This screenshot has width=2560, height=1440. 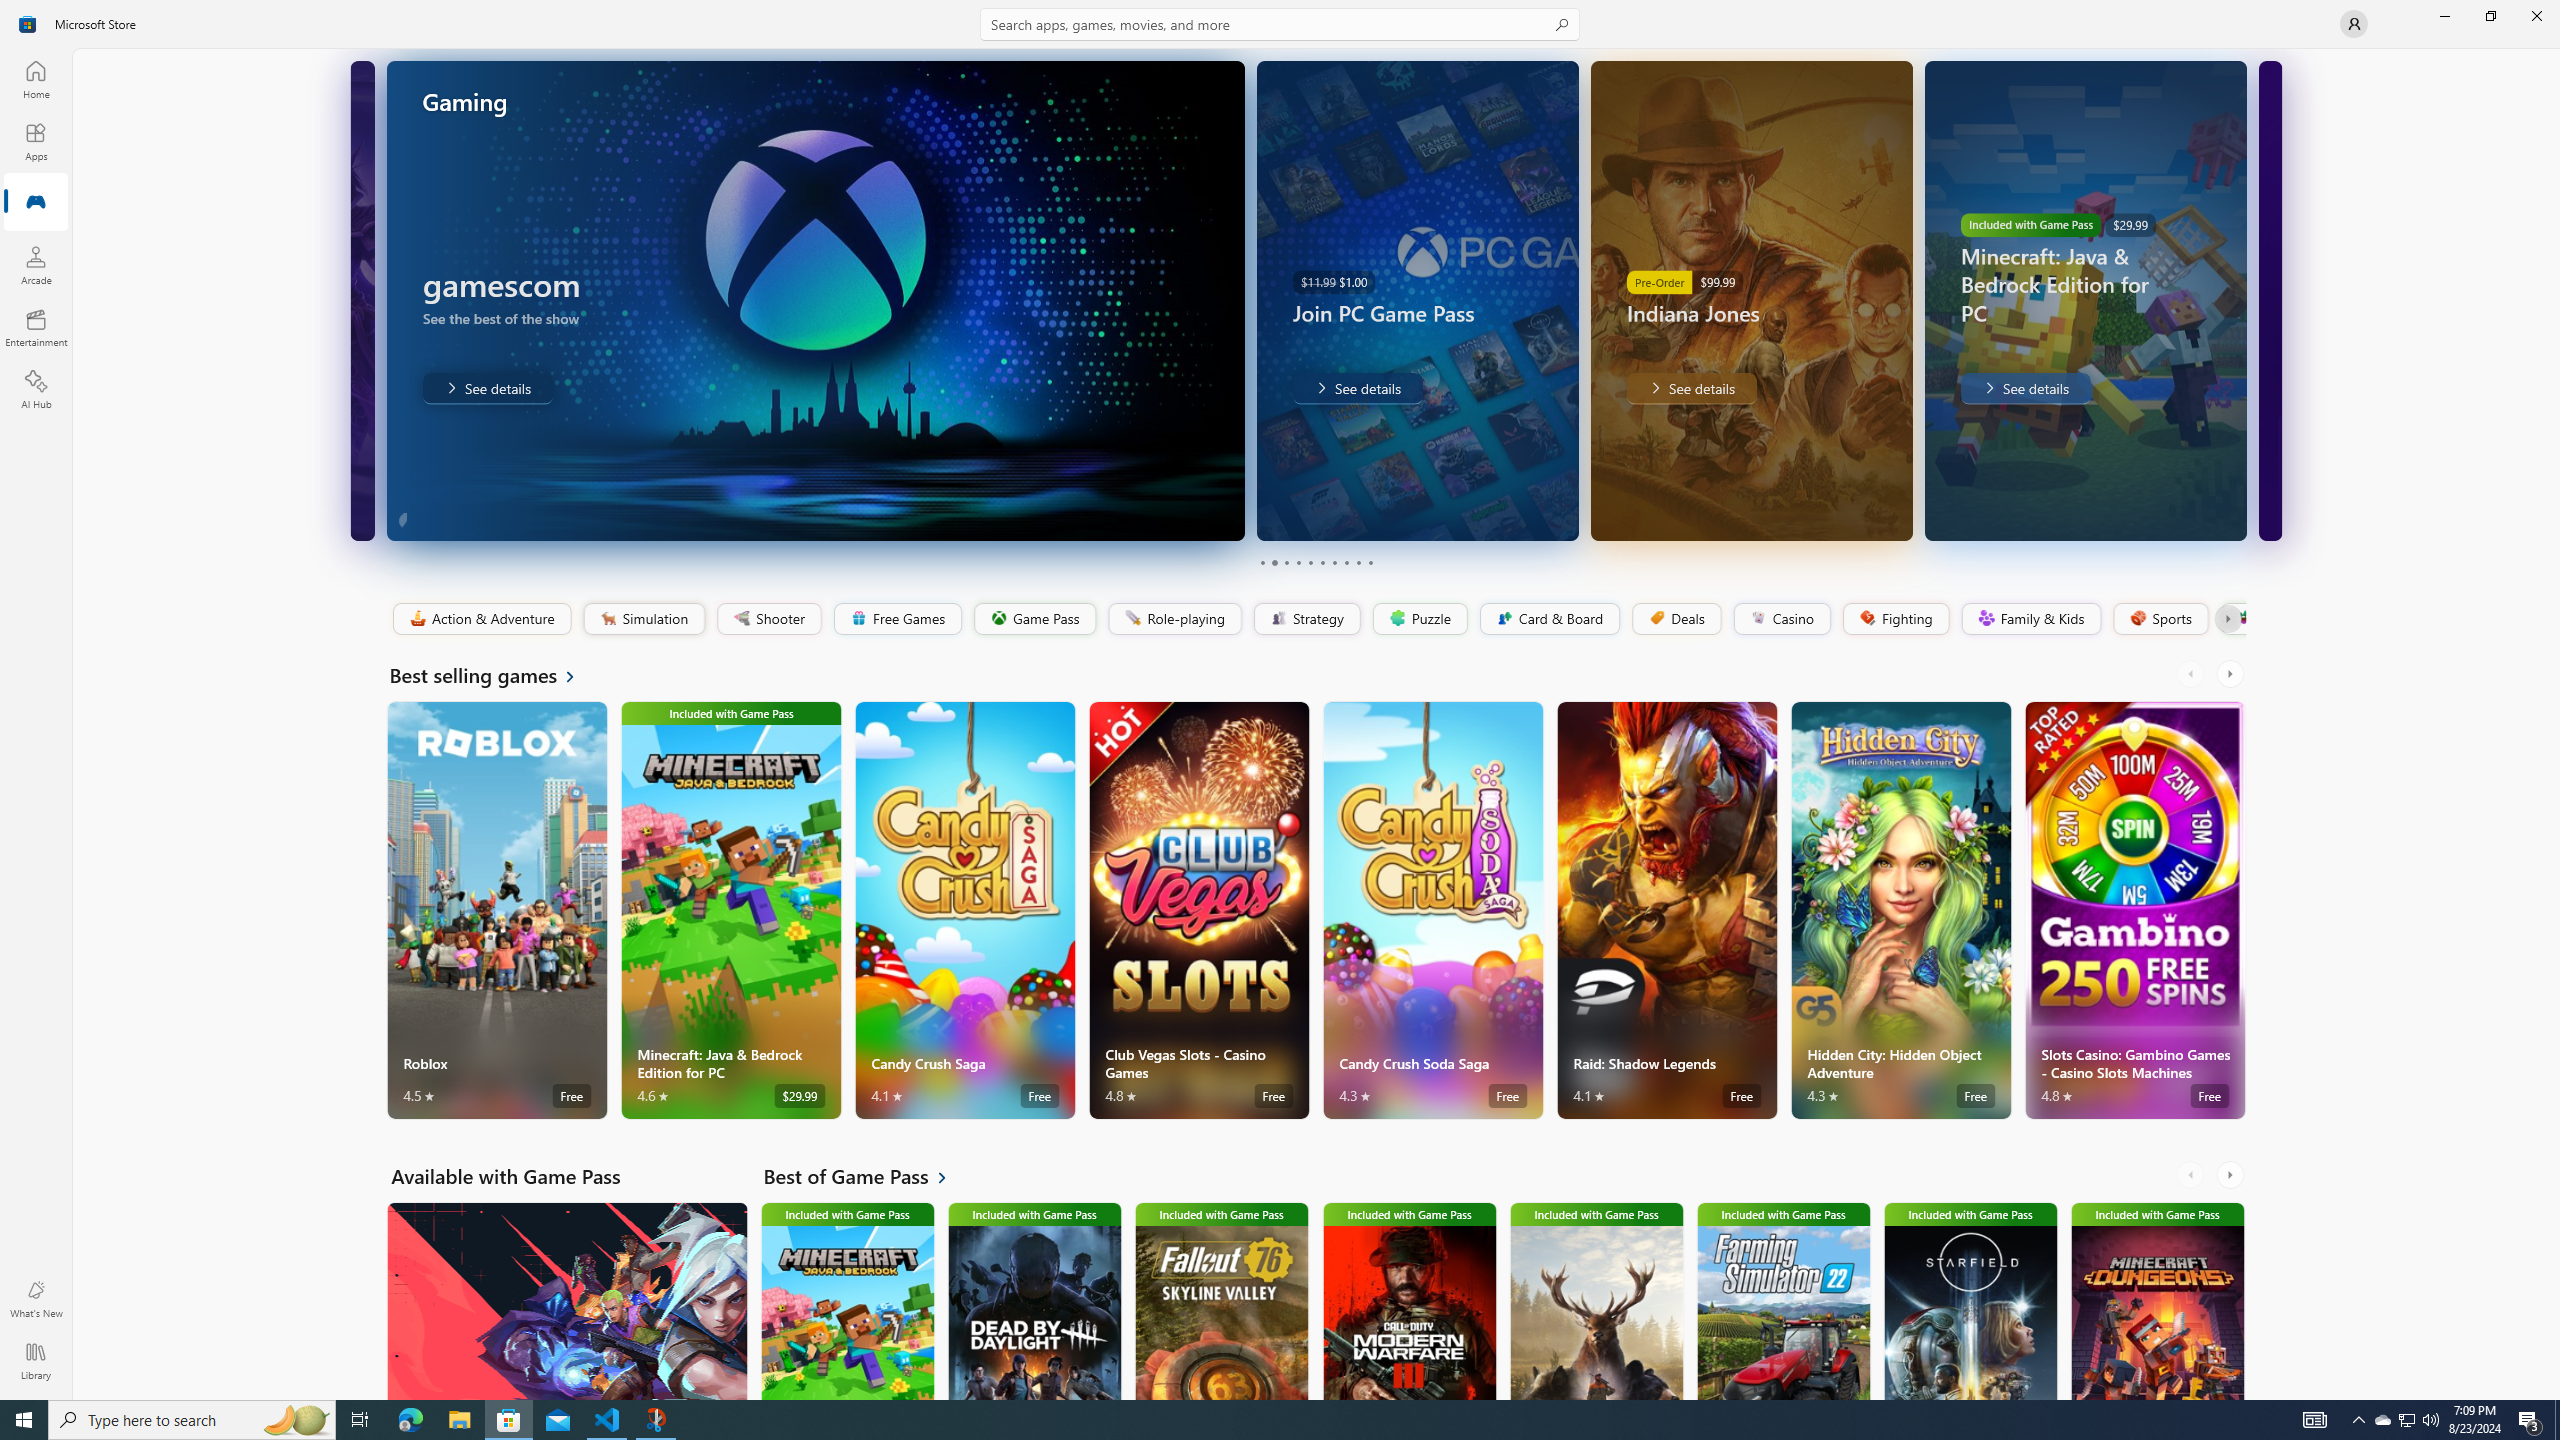 I want to click on 'Available with Game Pass. VALORANT', so click(x=566, y=1301).